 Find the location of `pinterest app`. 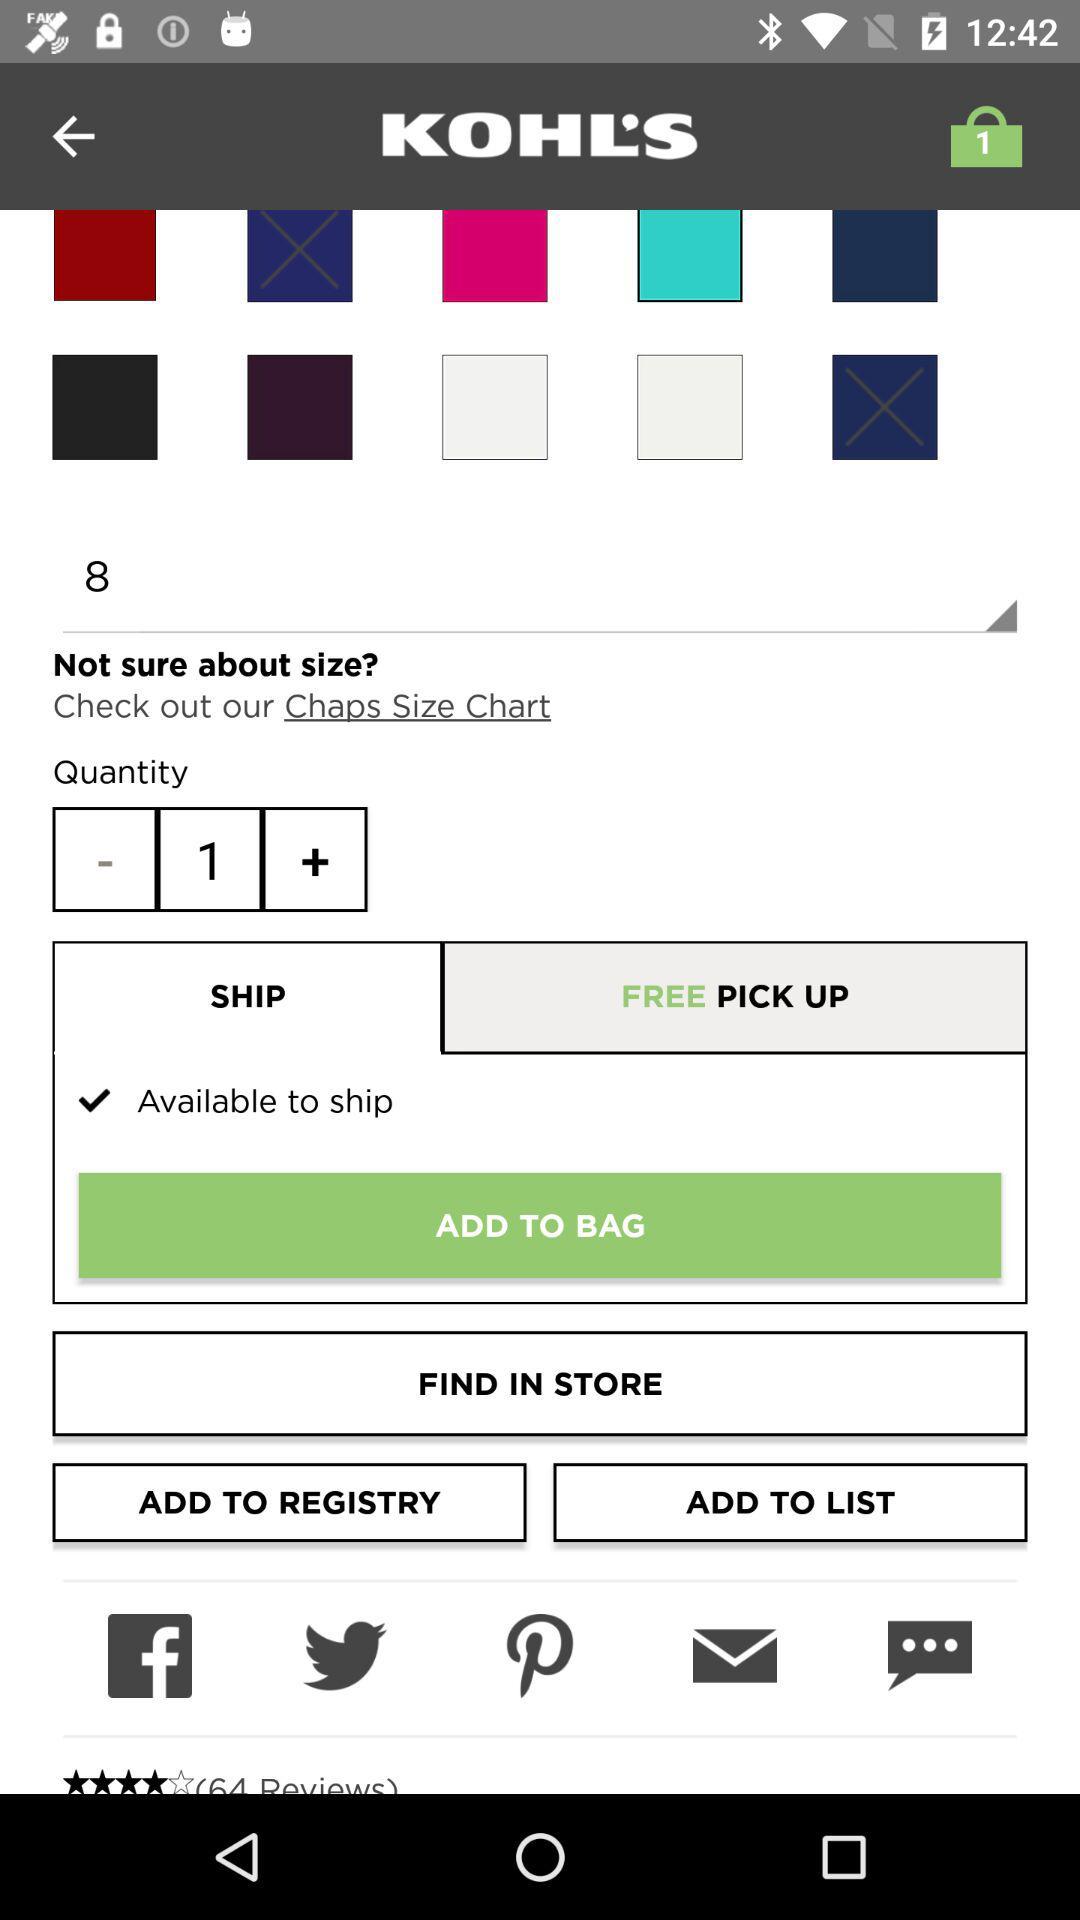

pinterest app is located at coordinates (540, 1656).